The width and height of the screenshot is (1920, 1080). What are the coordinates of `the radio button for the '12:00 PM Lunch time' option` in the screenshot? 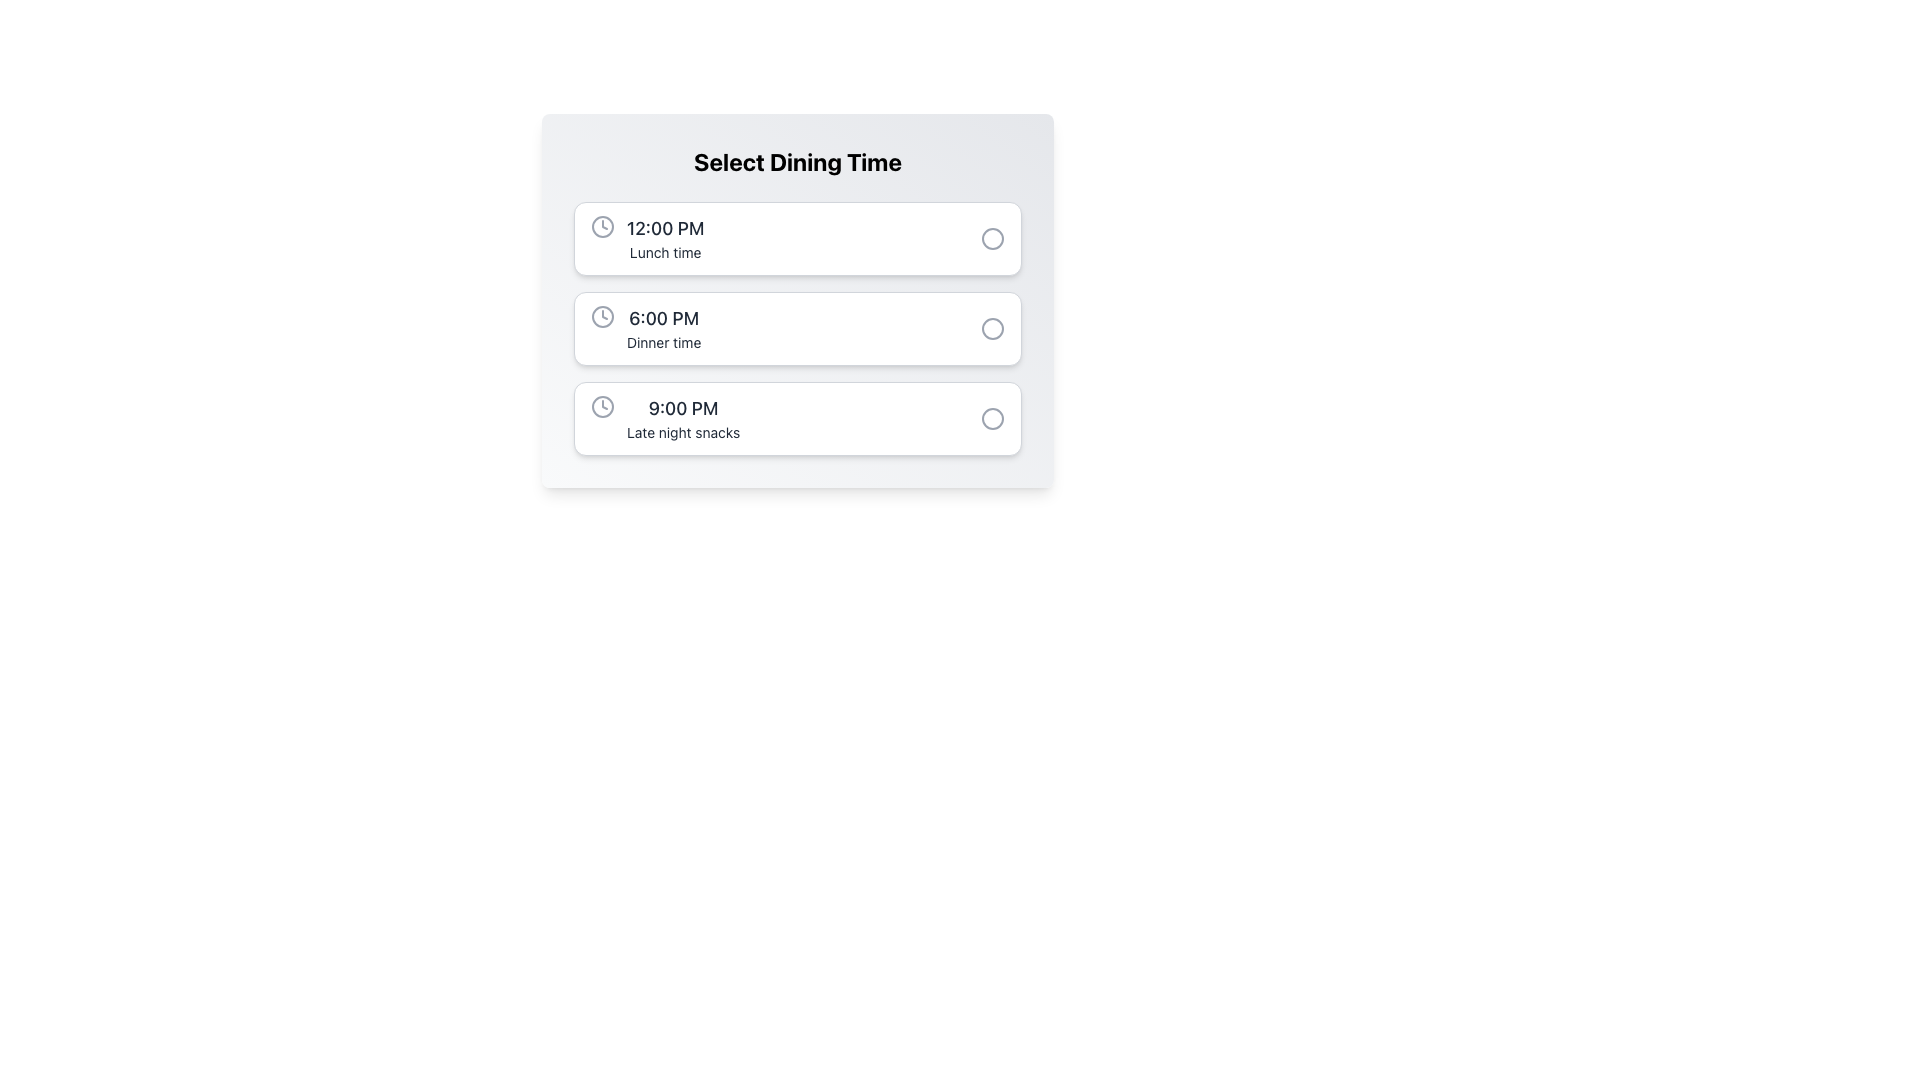 It's located at (993, 238).